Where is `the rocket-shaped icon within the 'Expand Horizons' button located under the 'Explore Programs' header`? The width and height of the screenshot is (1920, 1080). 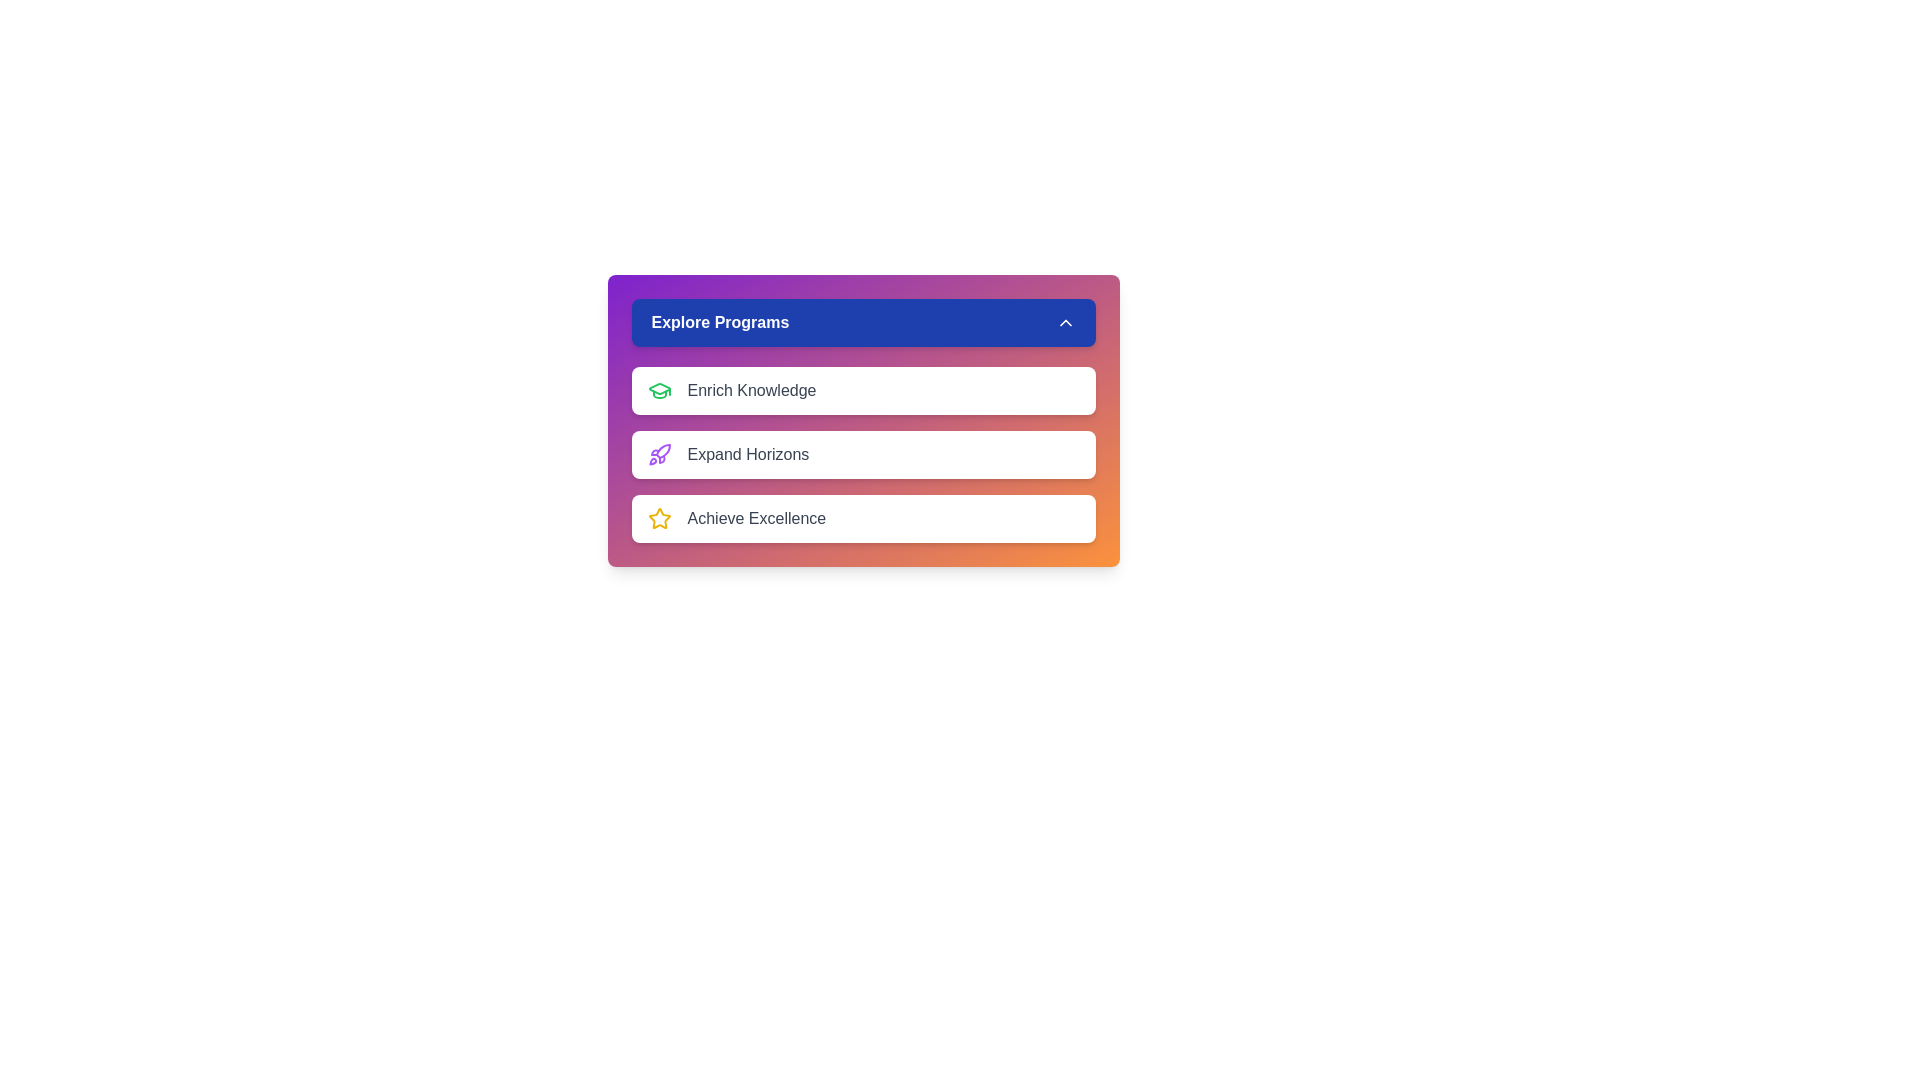
the rocket-shaped icon within the 'Expand Horizons' button located under the 'Explore Programs' header is located at coordinates (659, 455).